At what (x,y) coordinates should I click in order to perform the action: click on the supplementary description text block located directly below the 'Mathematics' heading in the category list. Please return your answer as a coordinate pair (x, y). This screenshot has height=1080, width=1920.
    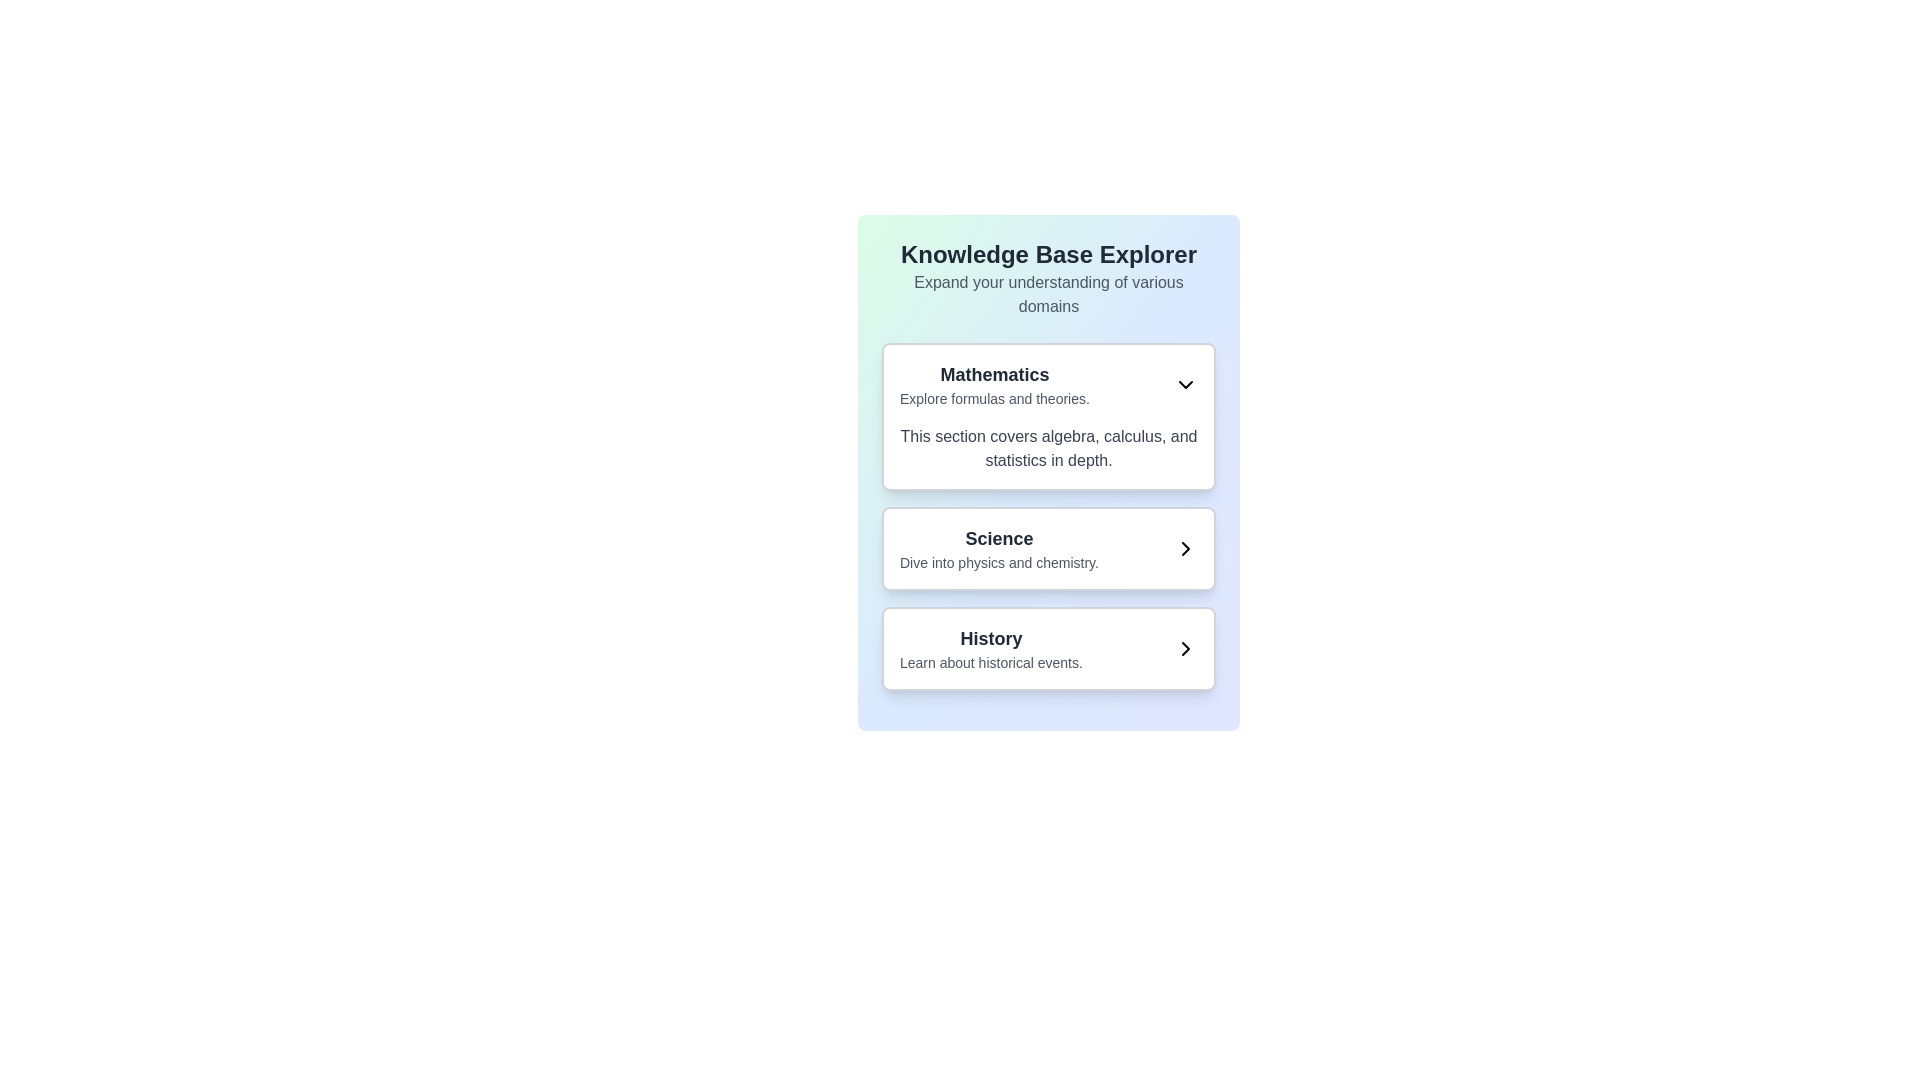
    Looking at the image, I should click on (994, 398).